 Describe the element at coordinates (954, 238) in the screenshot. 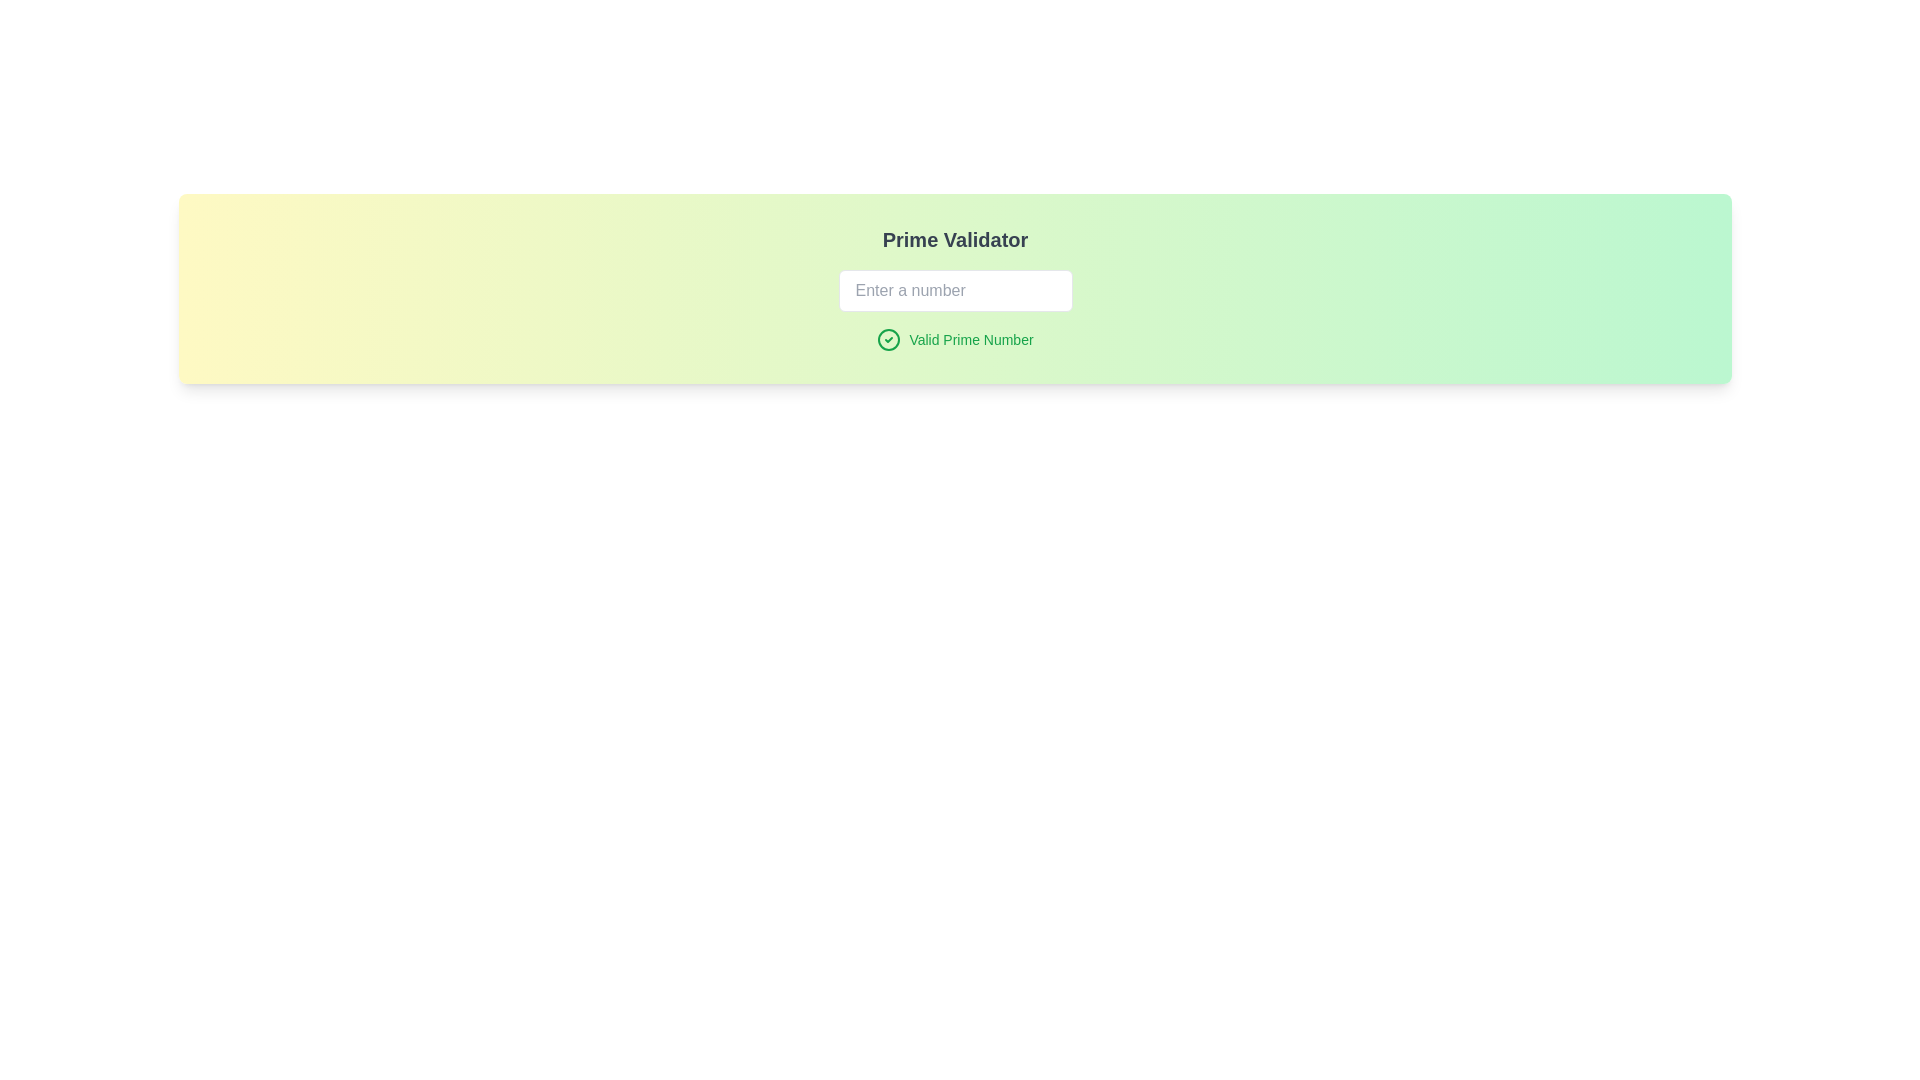

I see `the bold text label 'Prime Validator' which is prominently displayed at the top of the section, above the input field and status message` at that location.